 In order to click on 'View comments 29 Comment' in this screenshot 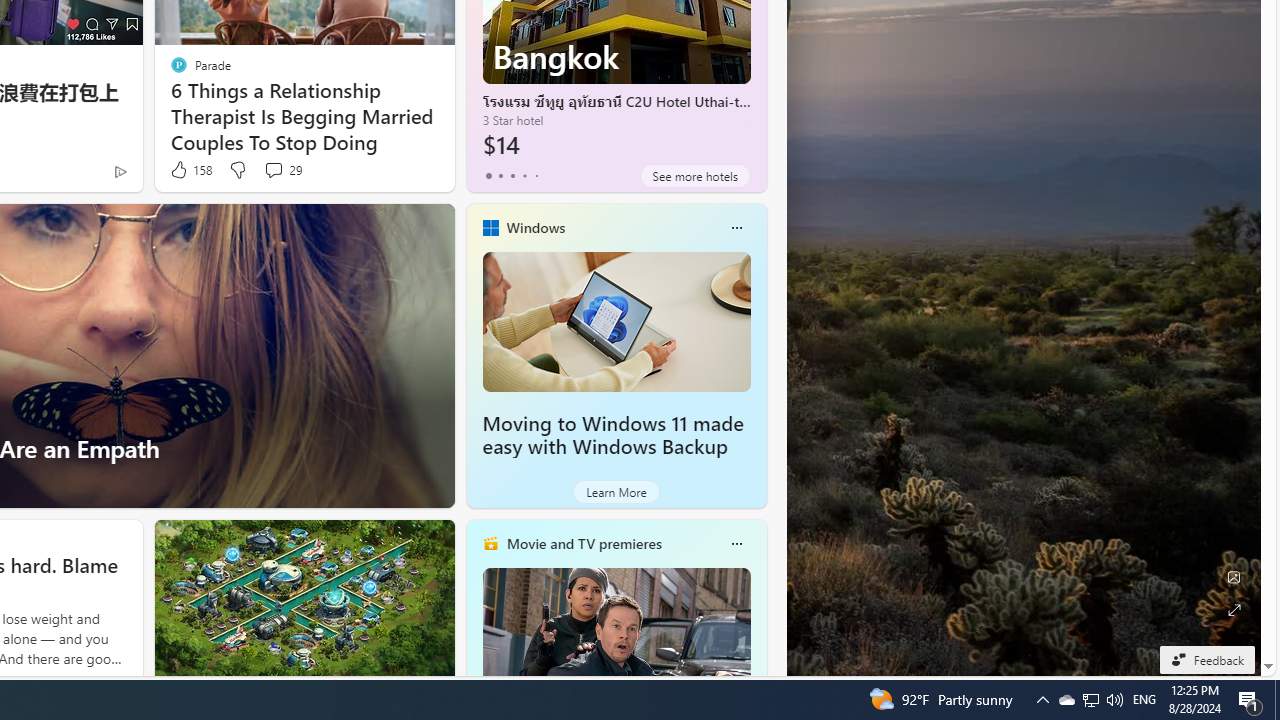, I will do `click(272, 168)`.